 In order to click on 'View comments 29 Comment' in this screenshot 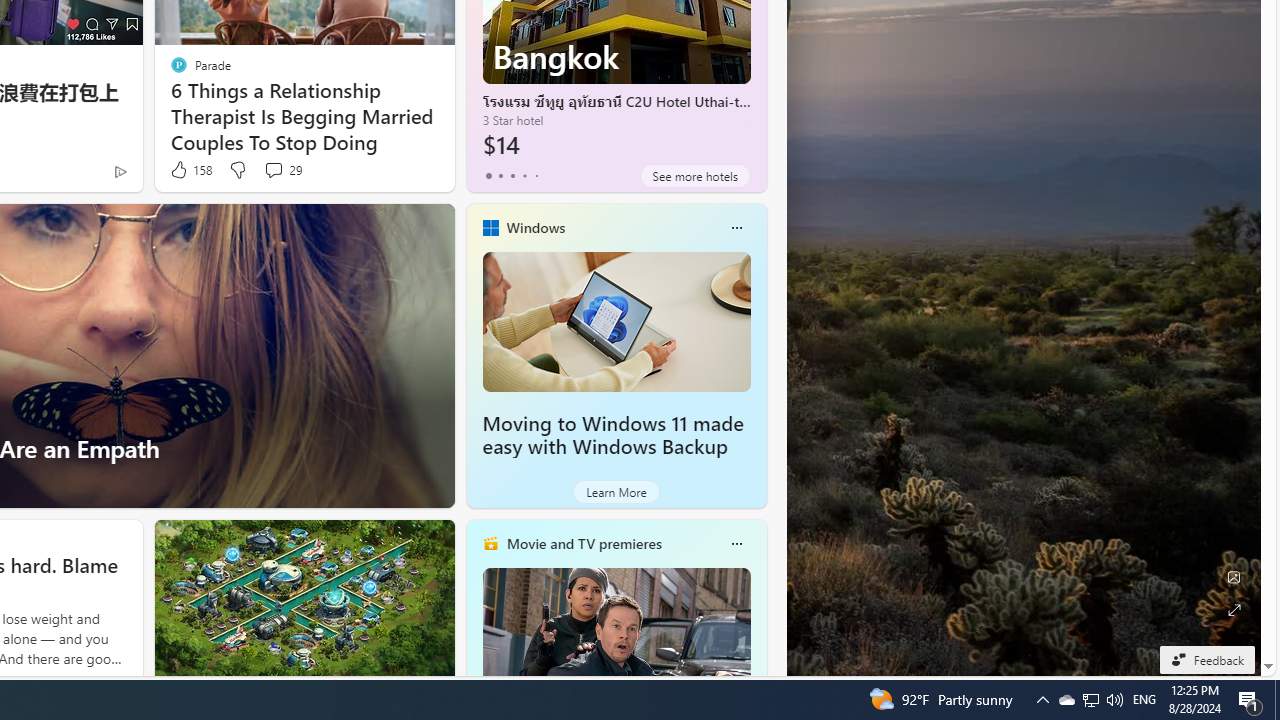, I will do `click(272, 168)`.